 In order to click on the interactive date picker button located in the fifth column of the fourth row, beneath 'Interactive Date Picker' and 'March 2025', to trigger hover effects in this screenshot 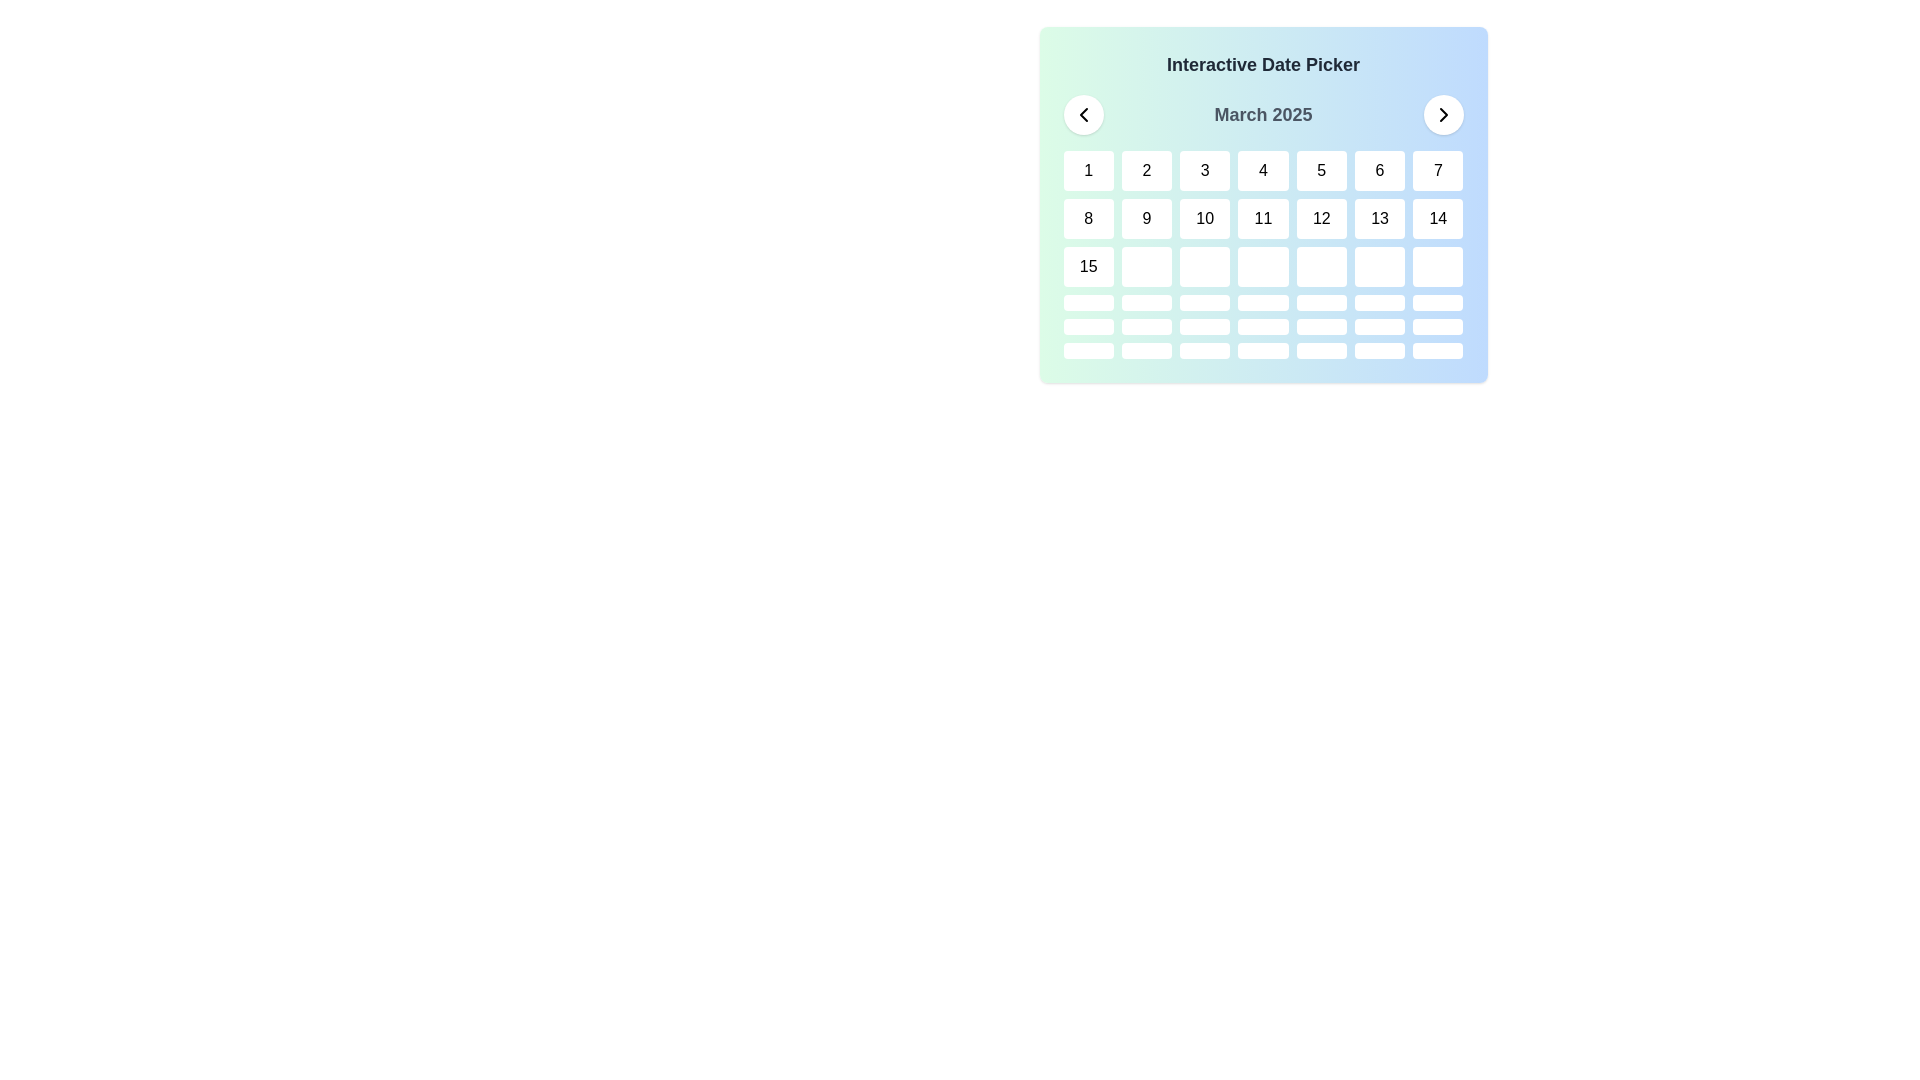, I will do `click(1321, 265)`.